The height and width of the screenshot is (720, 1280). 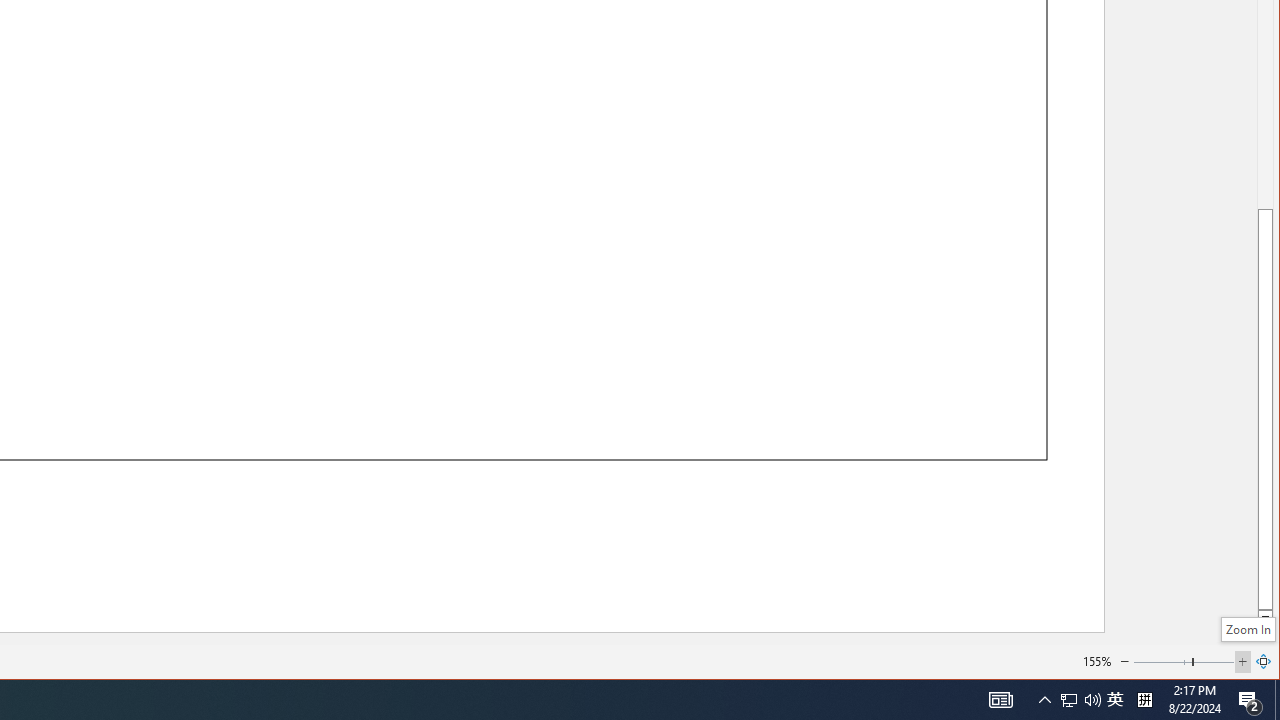 What do you see at coordinates (1092, 698) in the screenshot?
I see `'Q2790: 100%'` at bounding box center [1092, 698].